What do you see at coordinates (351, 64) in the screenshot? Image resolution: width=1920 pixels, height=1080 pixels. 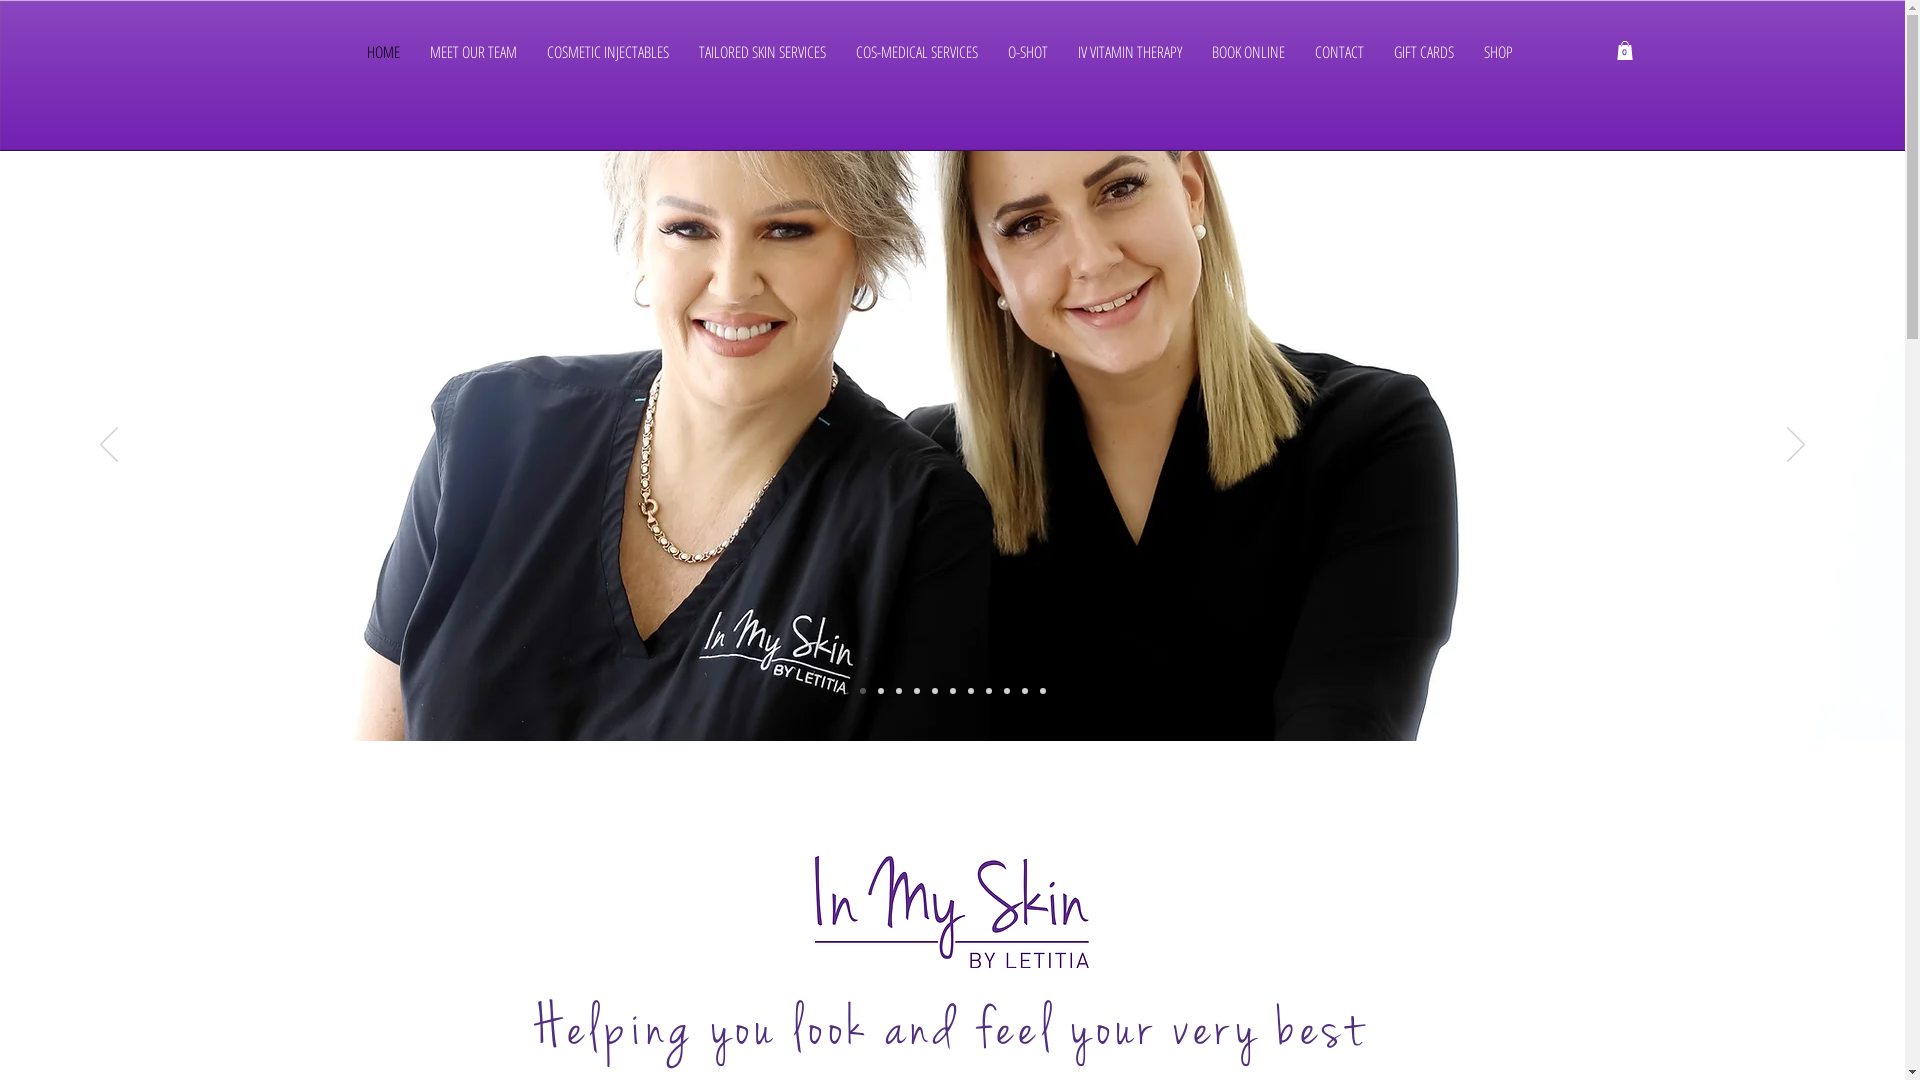 I see `'HOME'` at bounding box center [351, 64].